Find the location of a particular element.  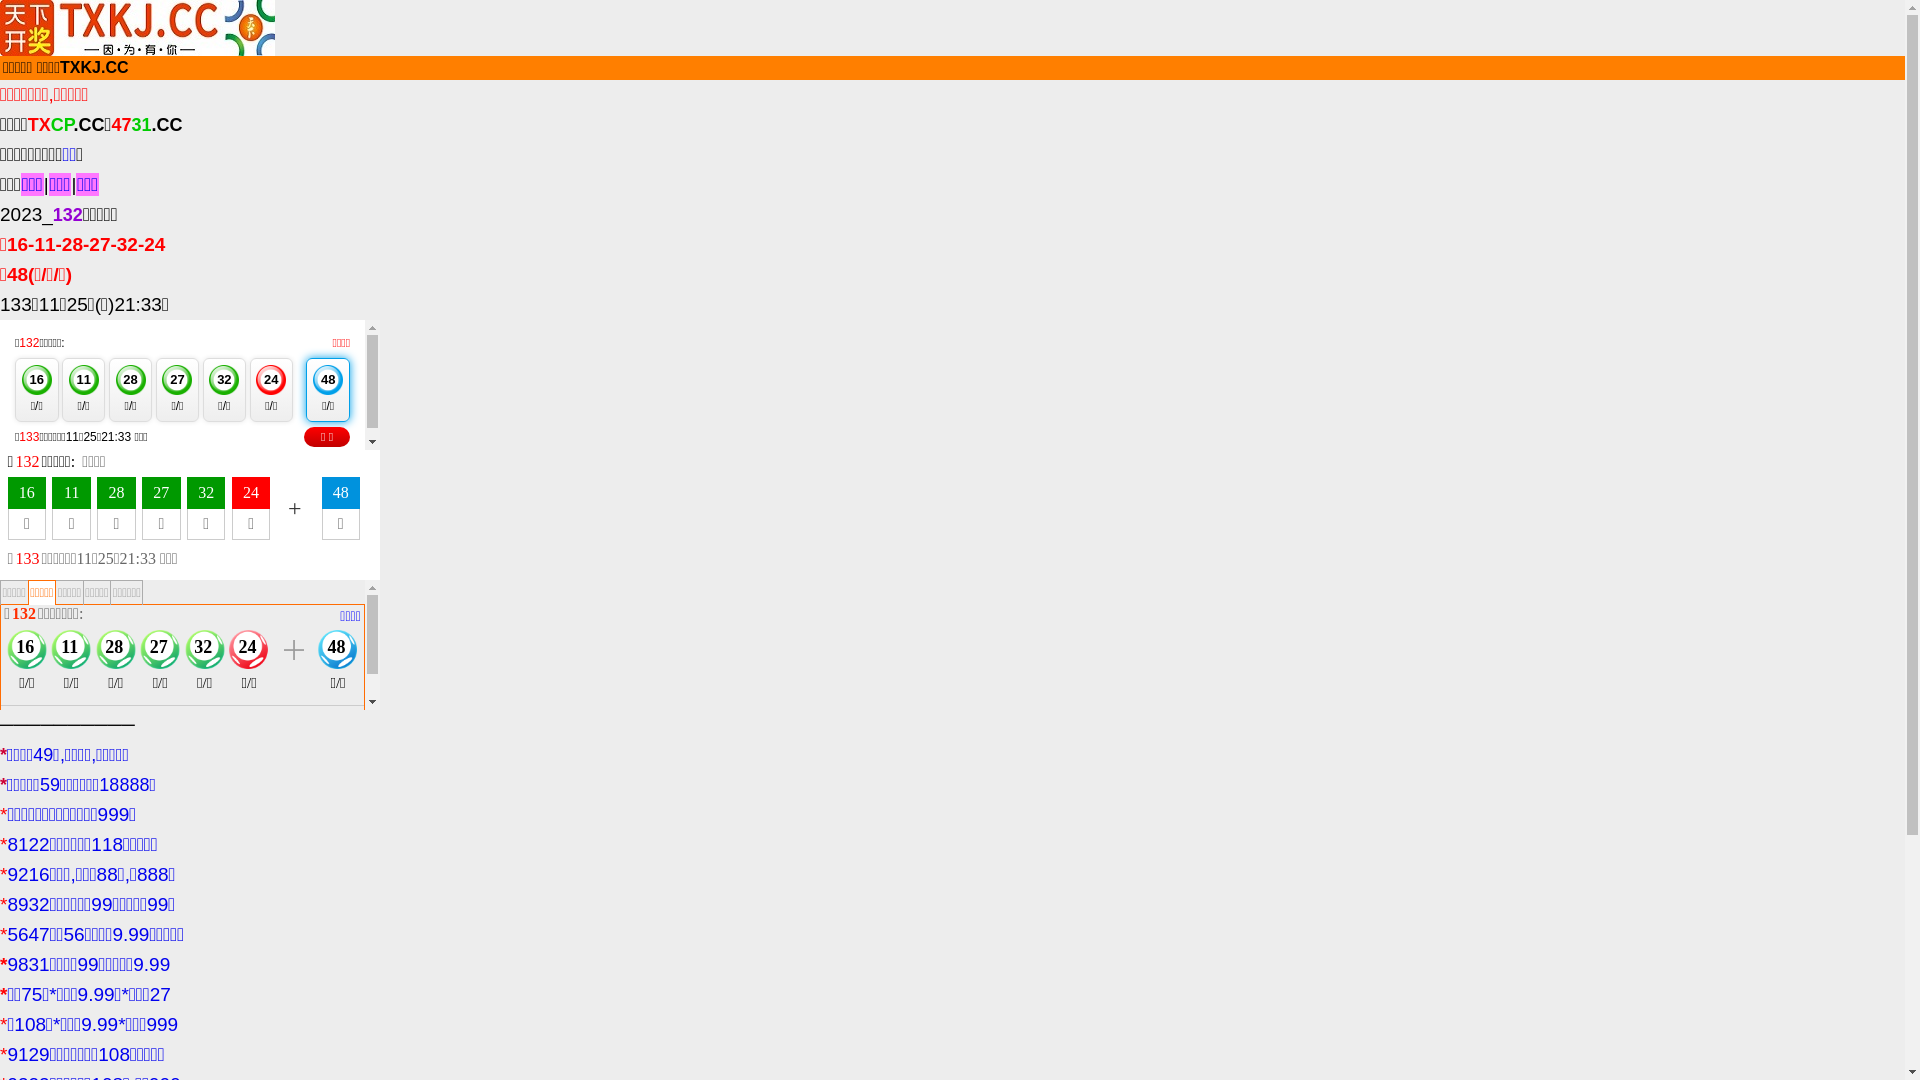

'4731.CC' is located at coordinates (145, 124).